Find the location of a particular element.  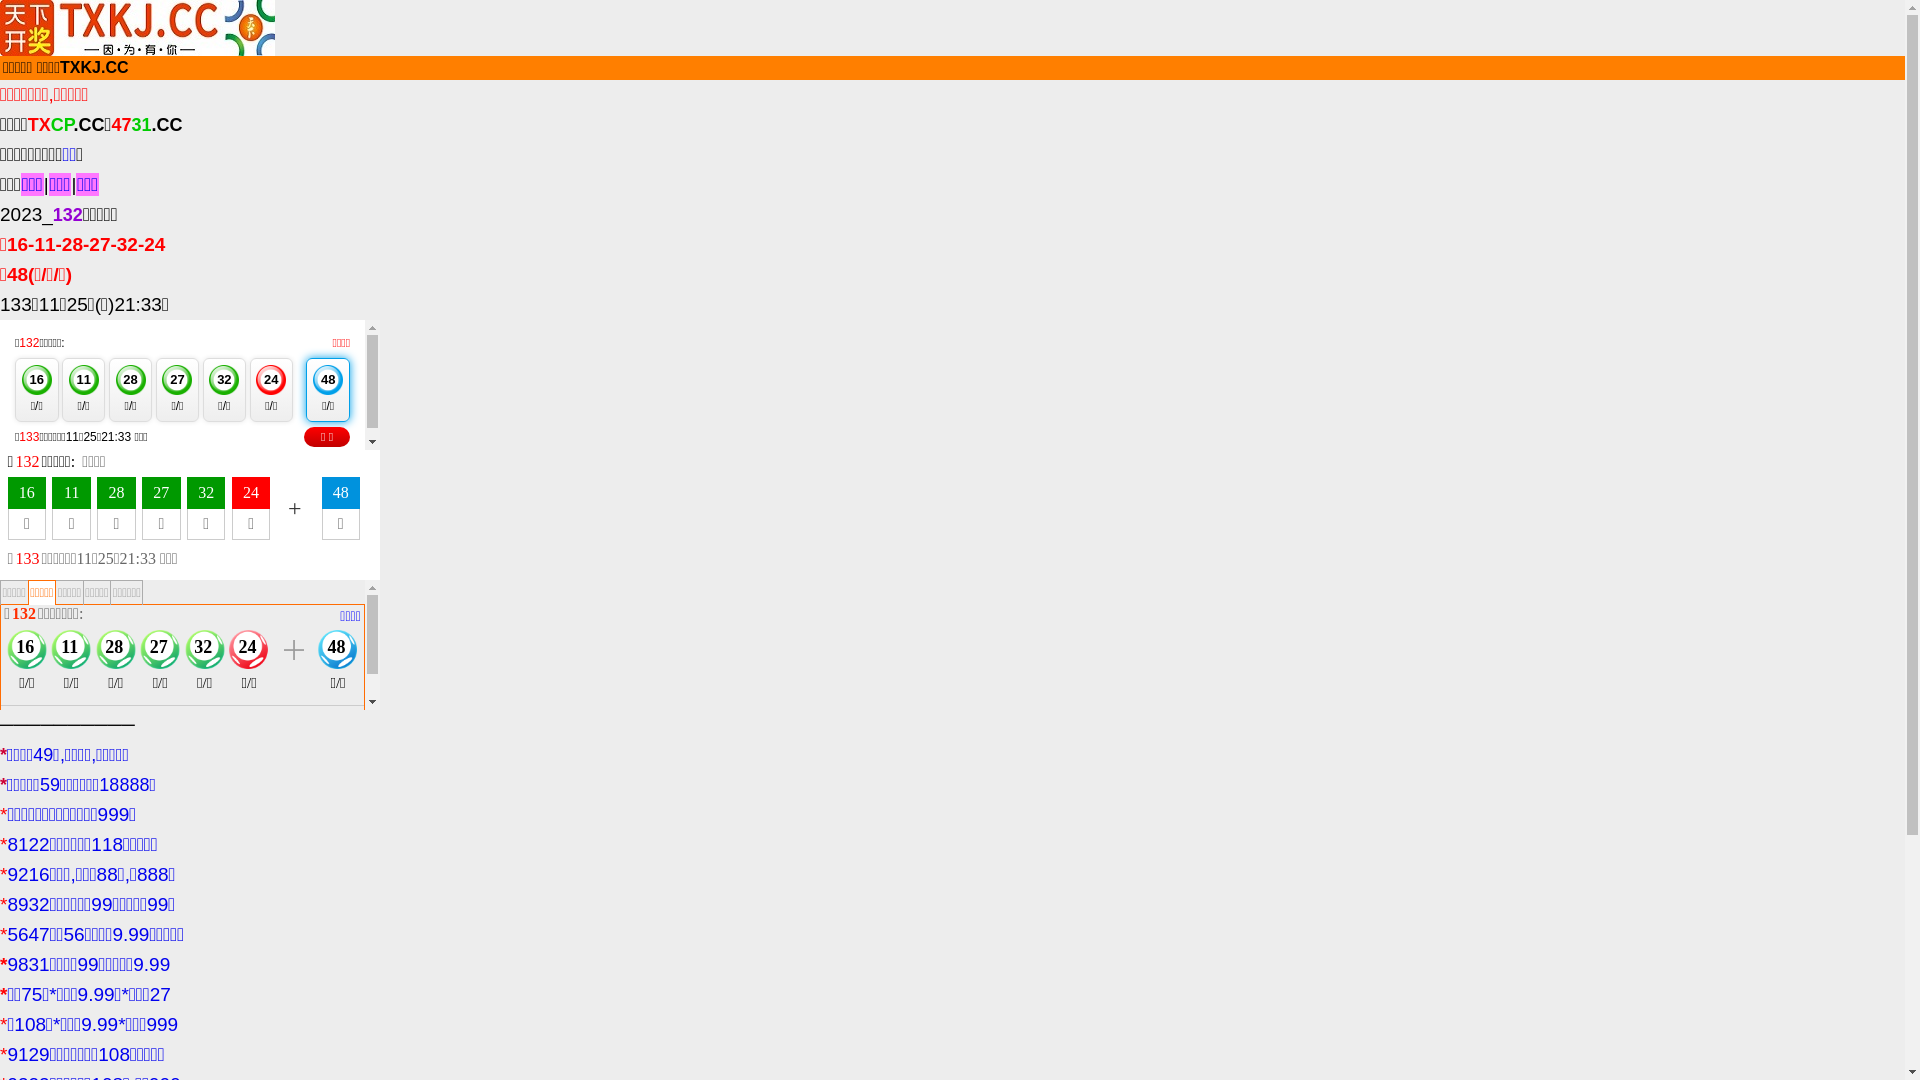

'4731.CC' is located at coordinates (145, 124).